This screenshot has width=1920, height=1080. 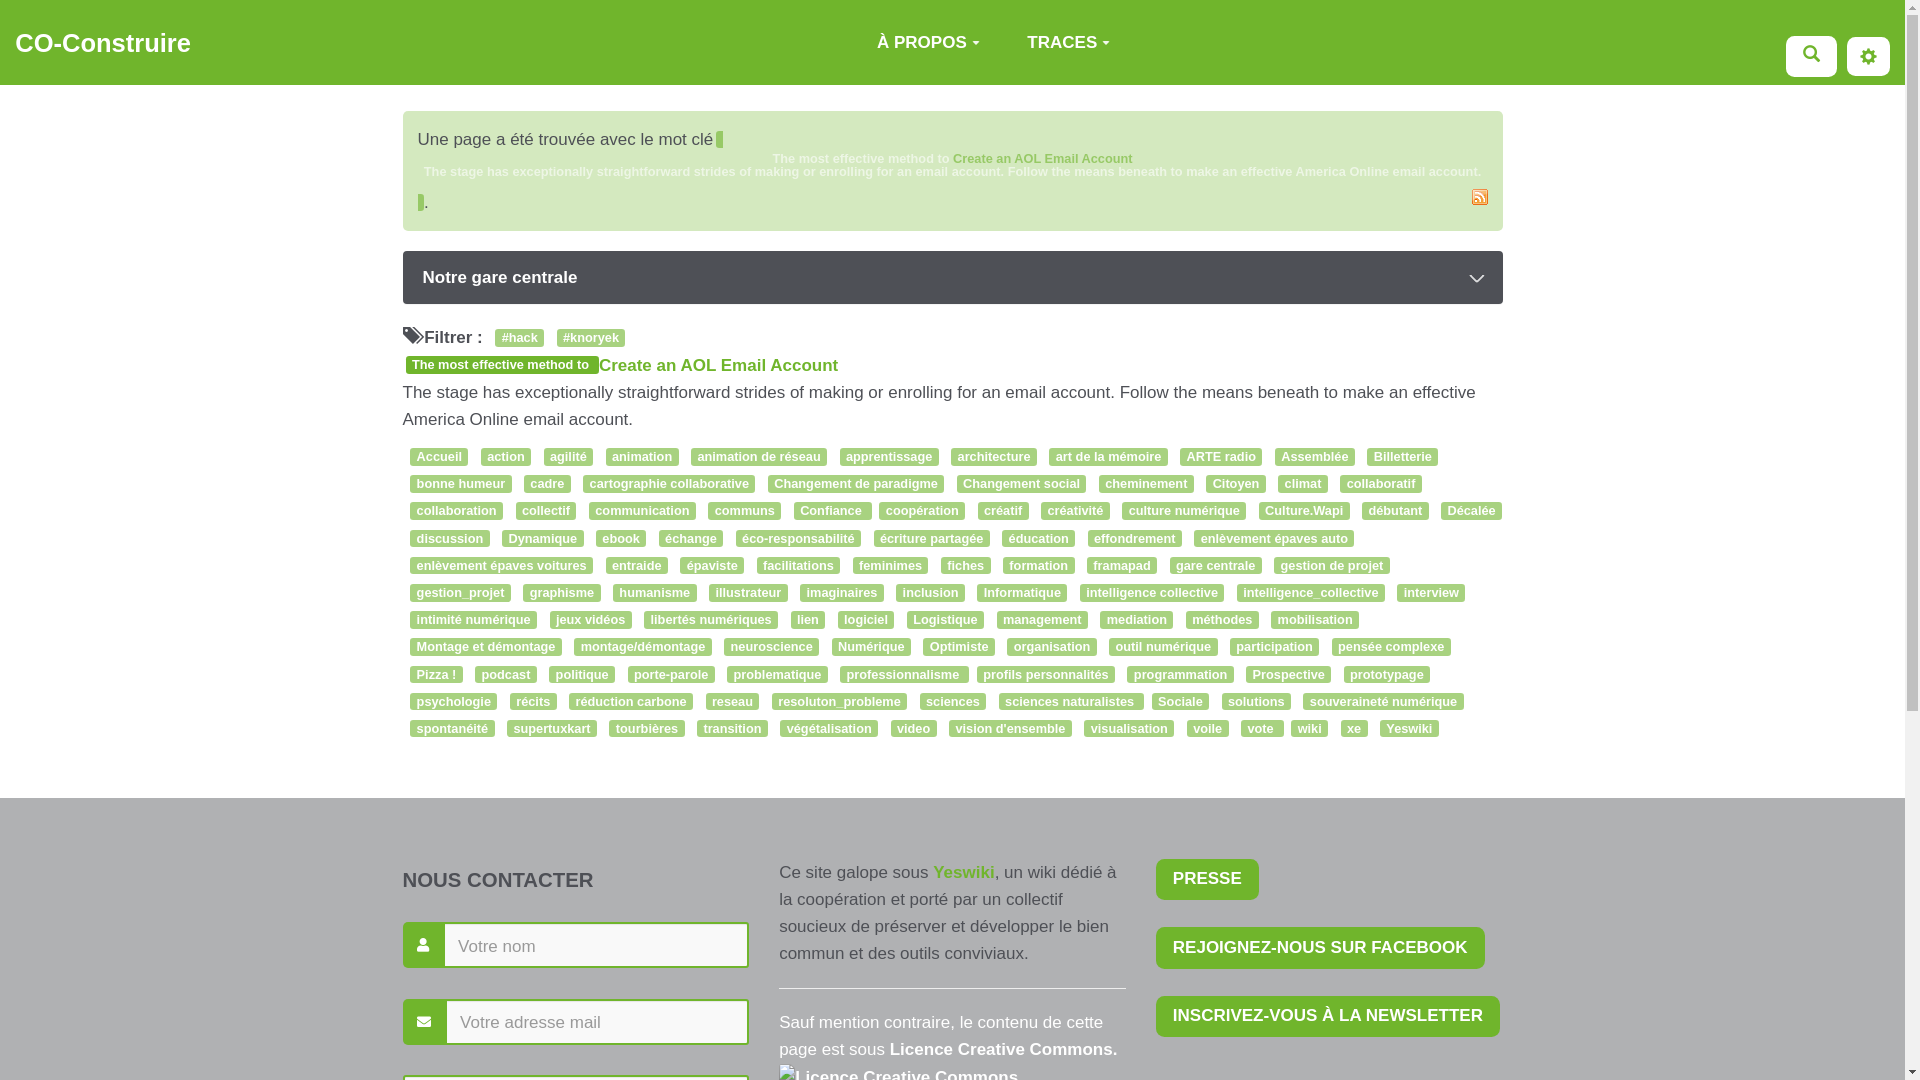 What do you see at coordinates (542, 538) in the screenshot?
I see `'Dynamique'` at bounding box center [542, 538].